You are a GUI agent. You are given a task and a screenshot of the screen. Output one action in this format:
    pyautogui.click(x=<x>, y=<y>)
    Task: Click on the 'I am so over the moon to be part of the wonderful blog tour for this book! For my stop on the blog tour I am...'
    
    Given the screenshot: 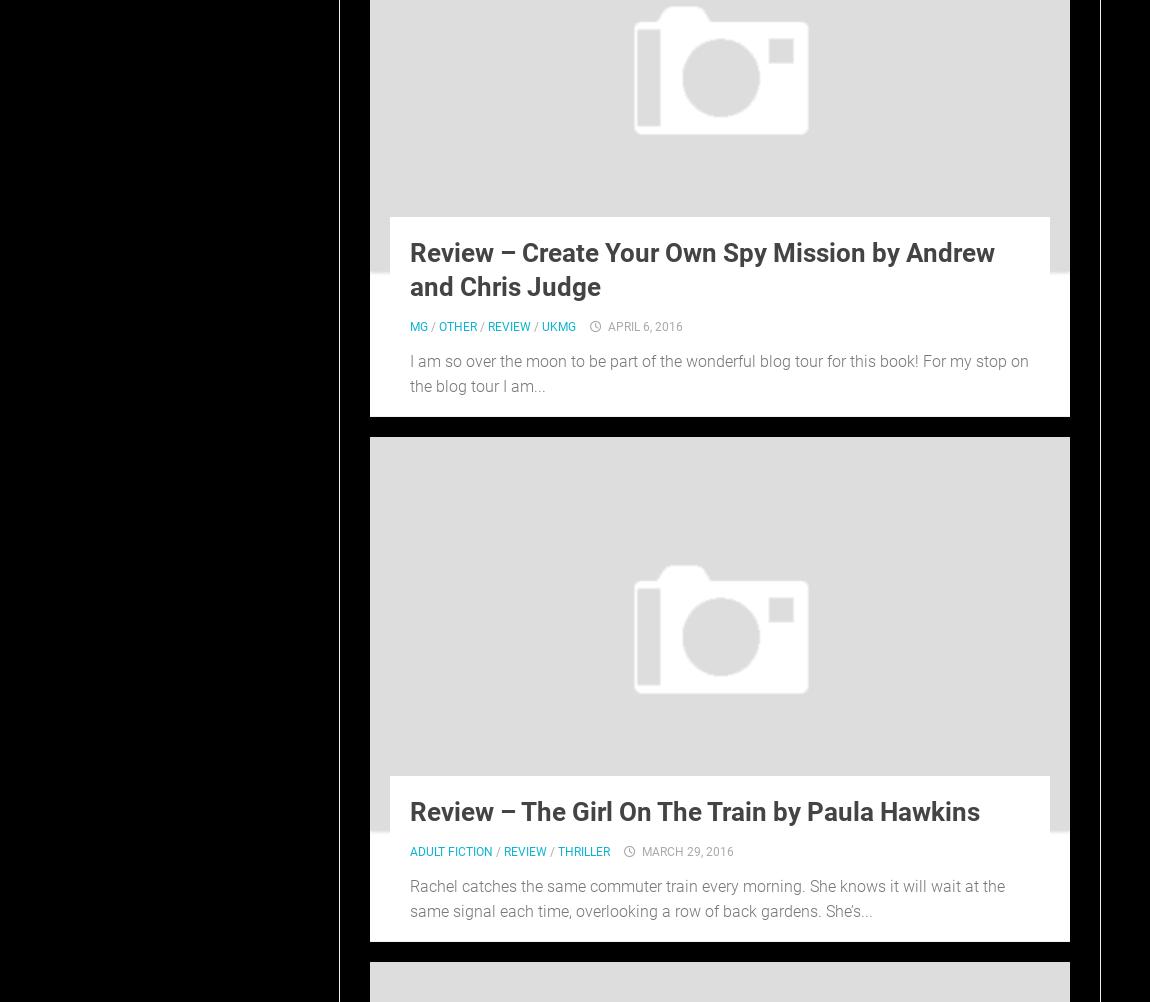 What is the action you would take?
    pyautogui.click(x=718, y=373)
    